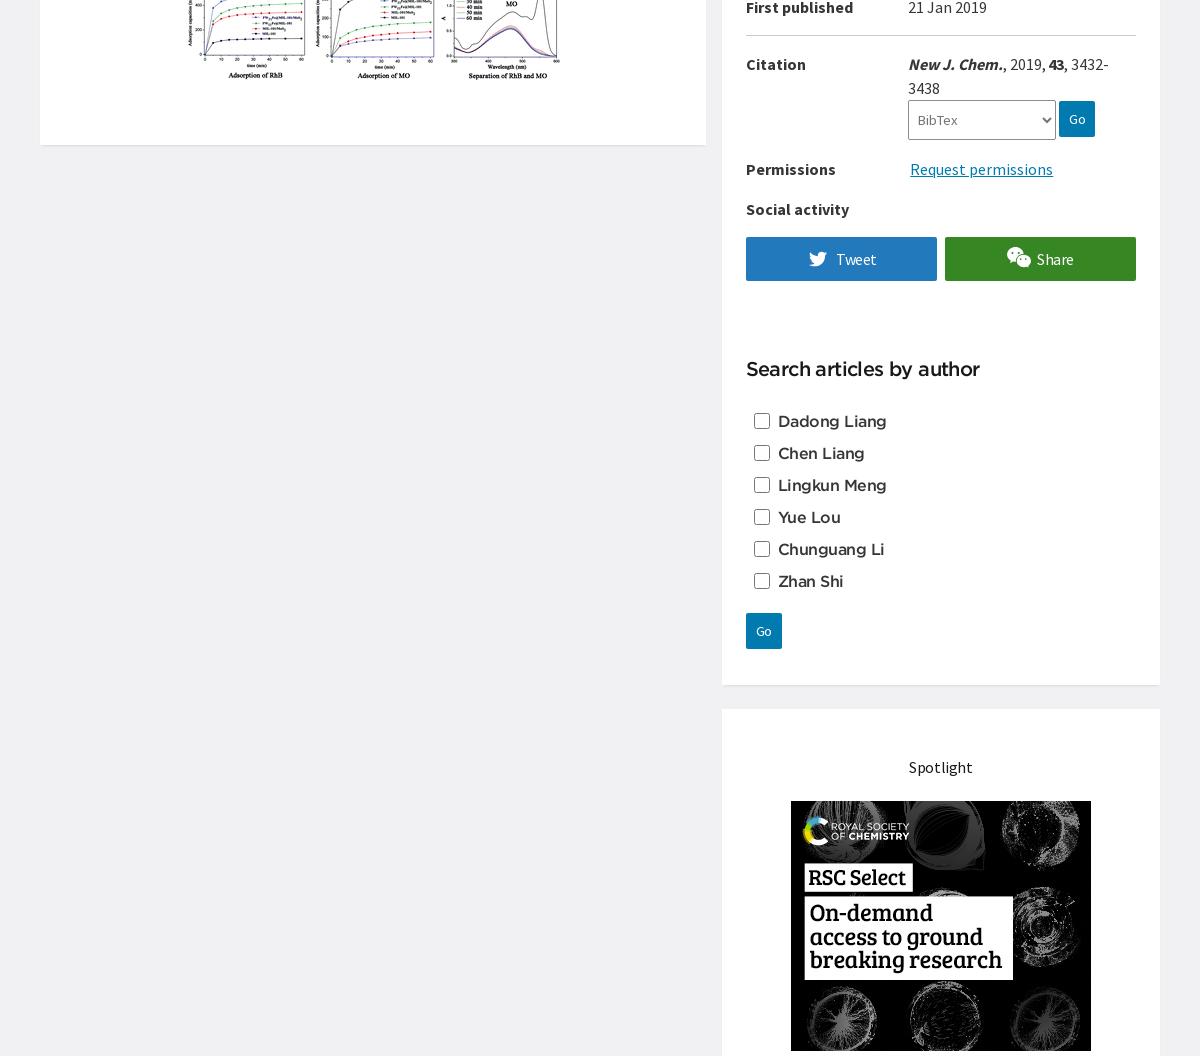  What do you see at coordinates (854, 258) in the screenshot?
I see `'Tweet'` at bounding box center [854, 258].